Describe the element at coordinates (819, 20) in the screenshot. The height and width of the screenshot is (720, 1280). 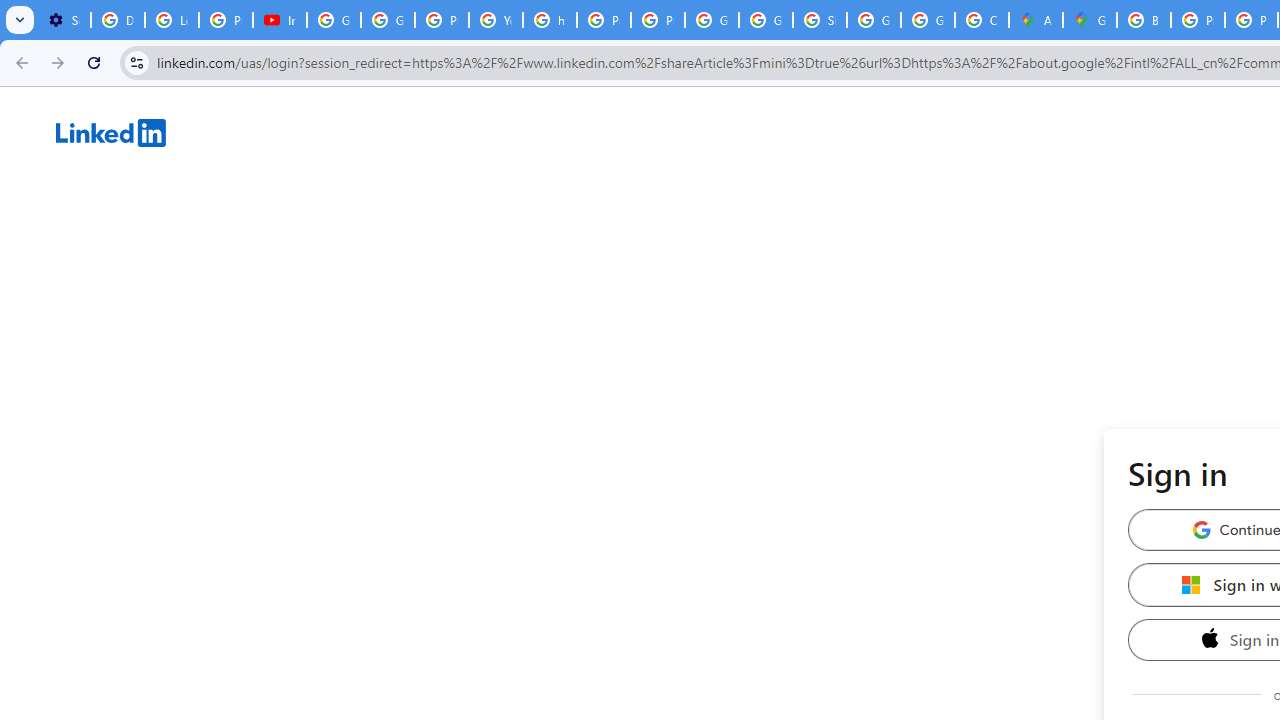
I see `'Sign in - Google Accounts'` at that location.